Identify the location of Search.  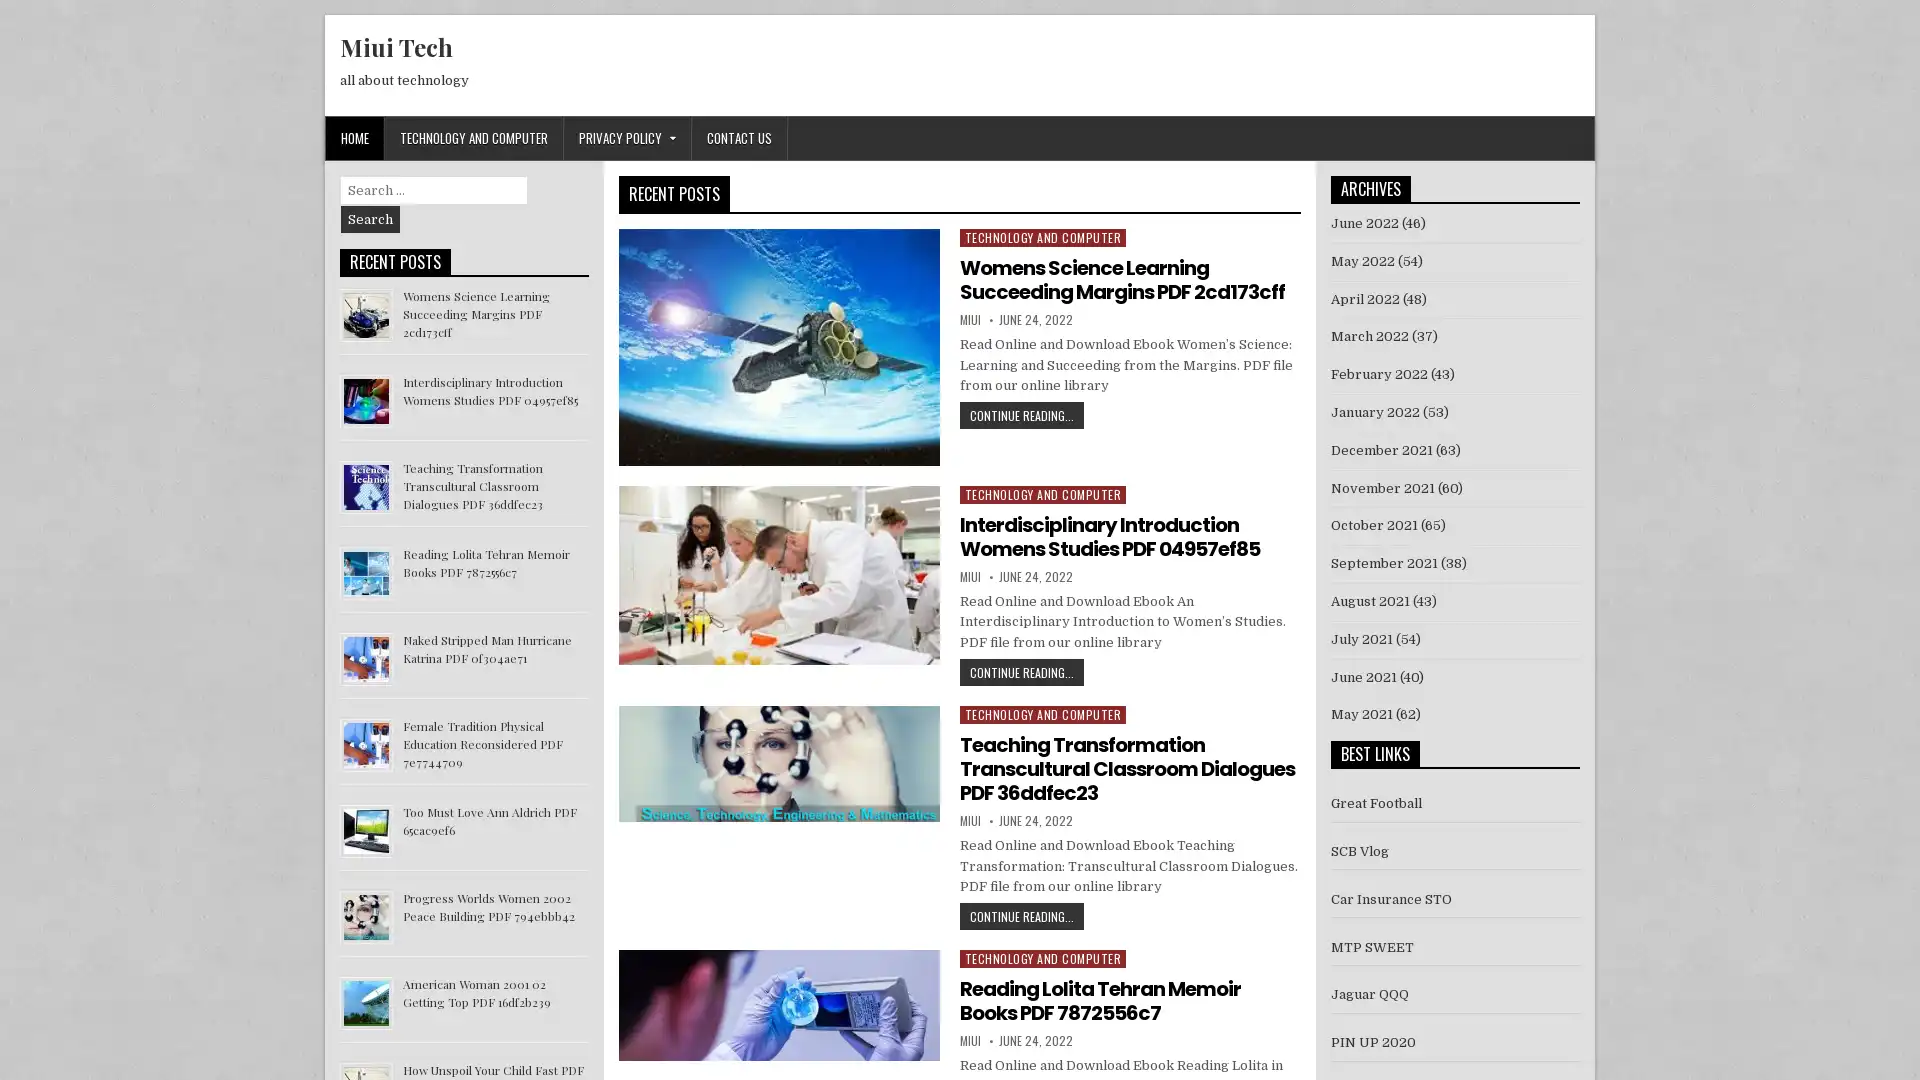
(370, 219).